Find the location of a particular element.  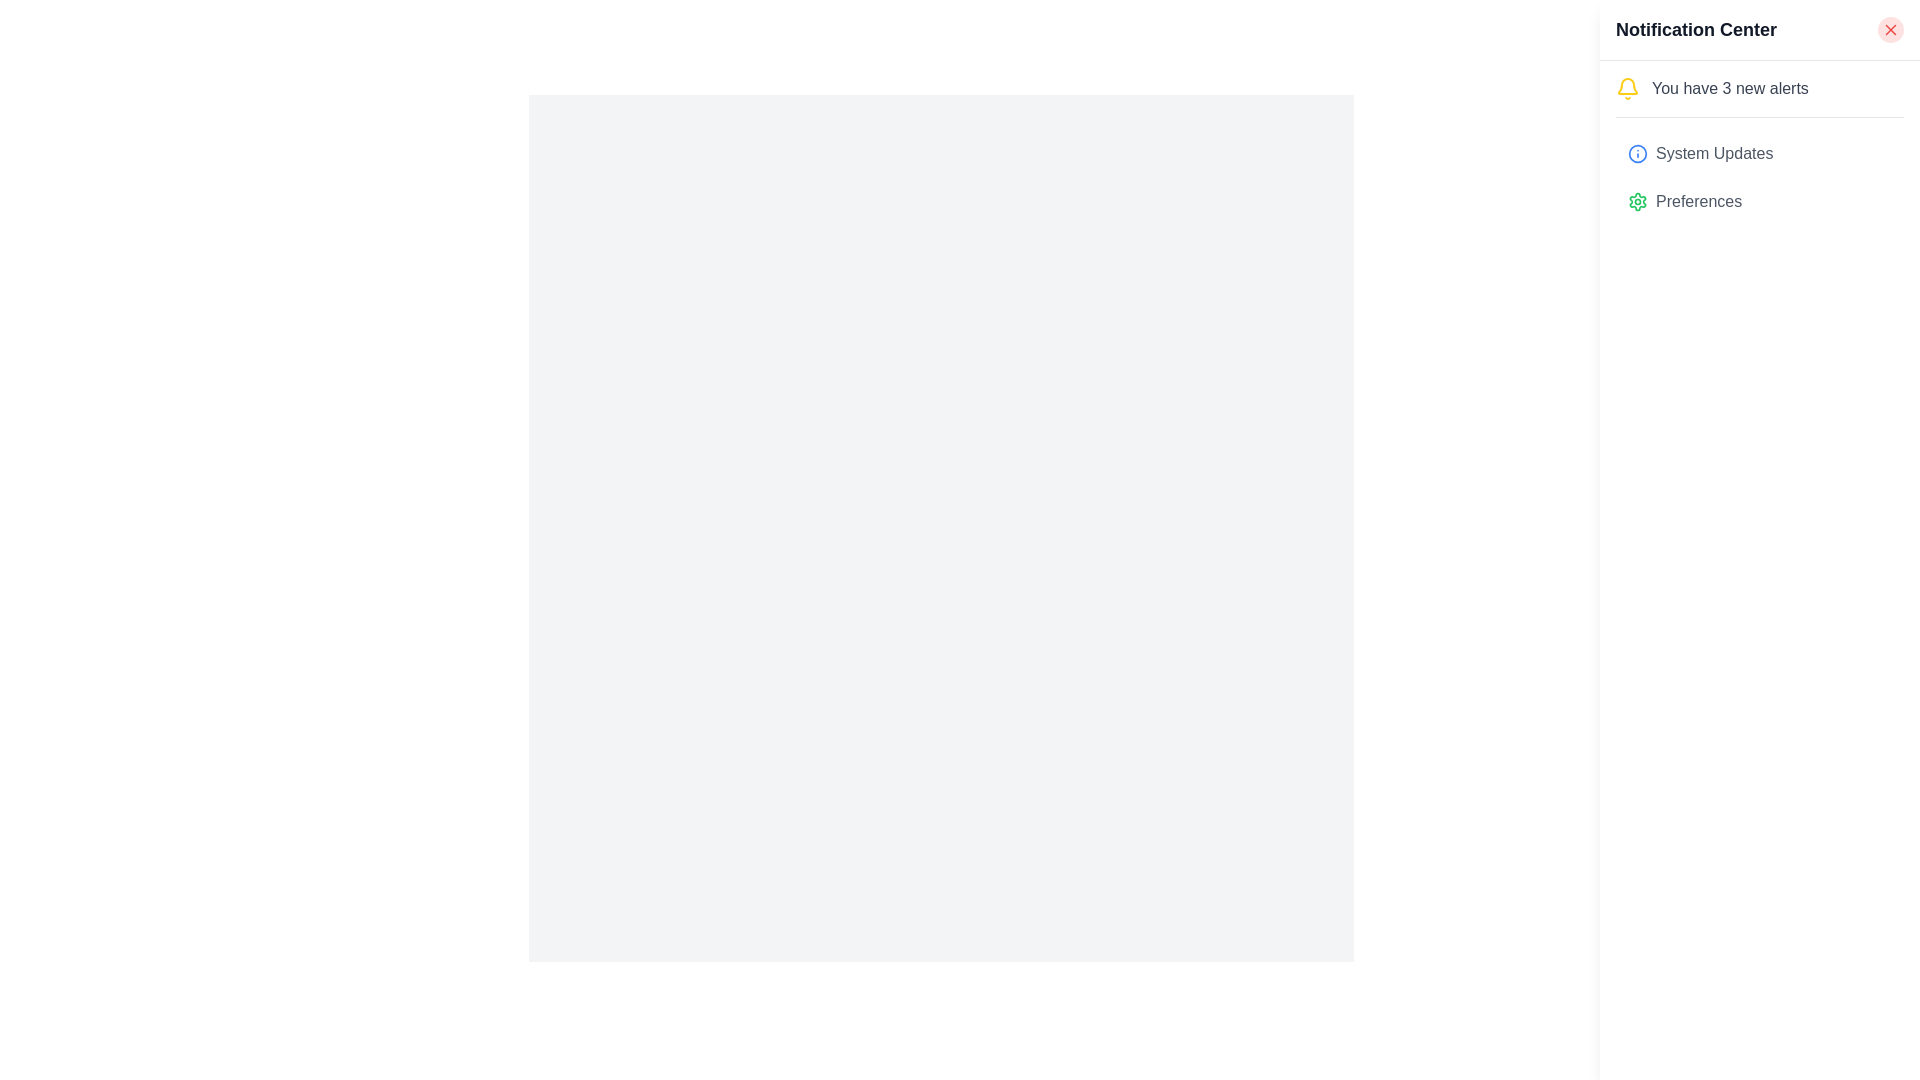

the 'Notification Center' static text label, which is displayed in bold and large dark gray font at the top of the side panel is located at coordinates (1695, 30).